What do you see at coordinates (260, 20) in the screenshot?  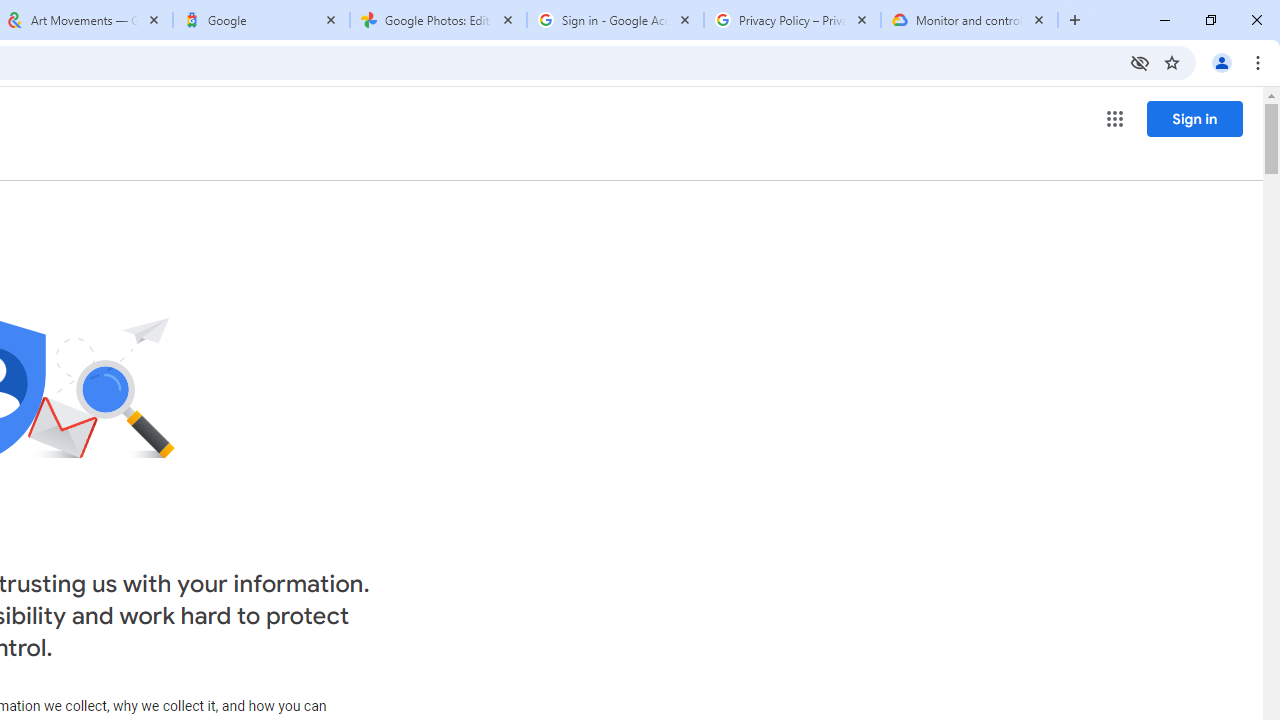 I see `'Google'` at bounding box center [260, 20].